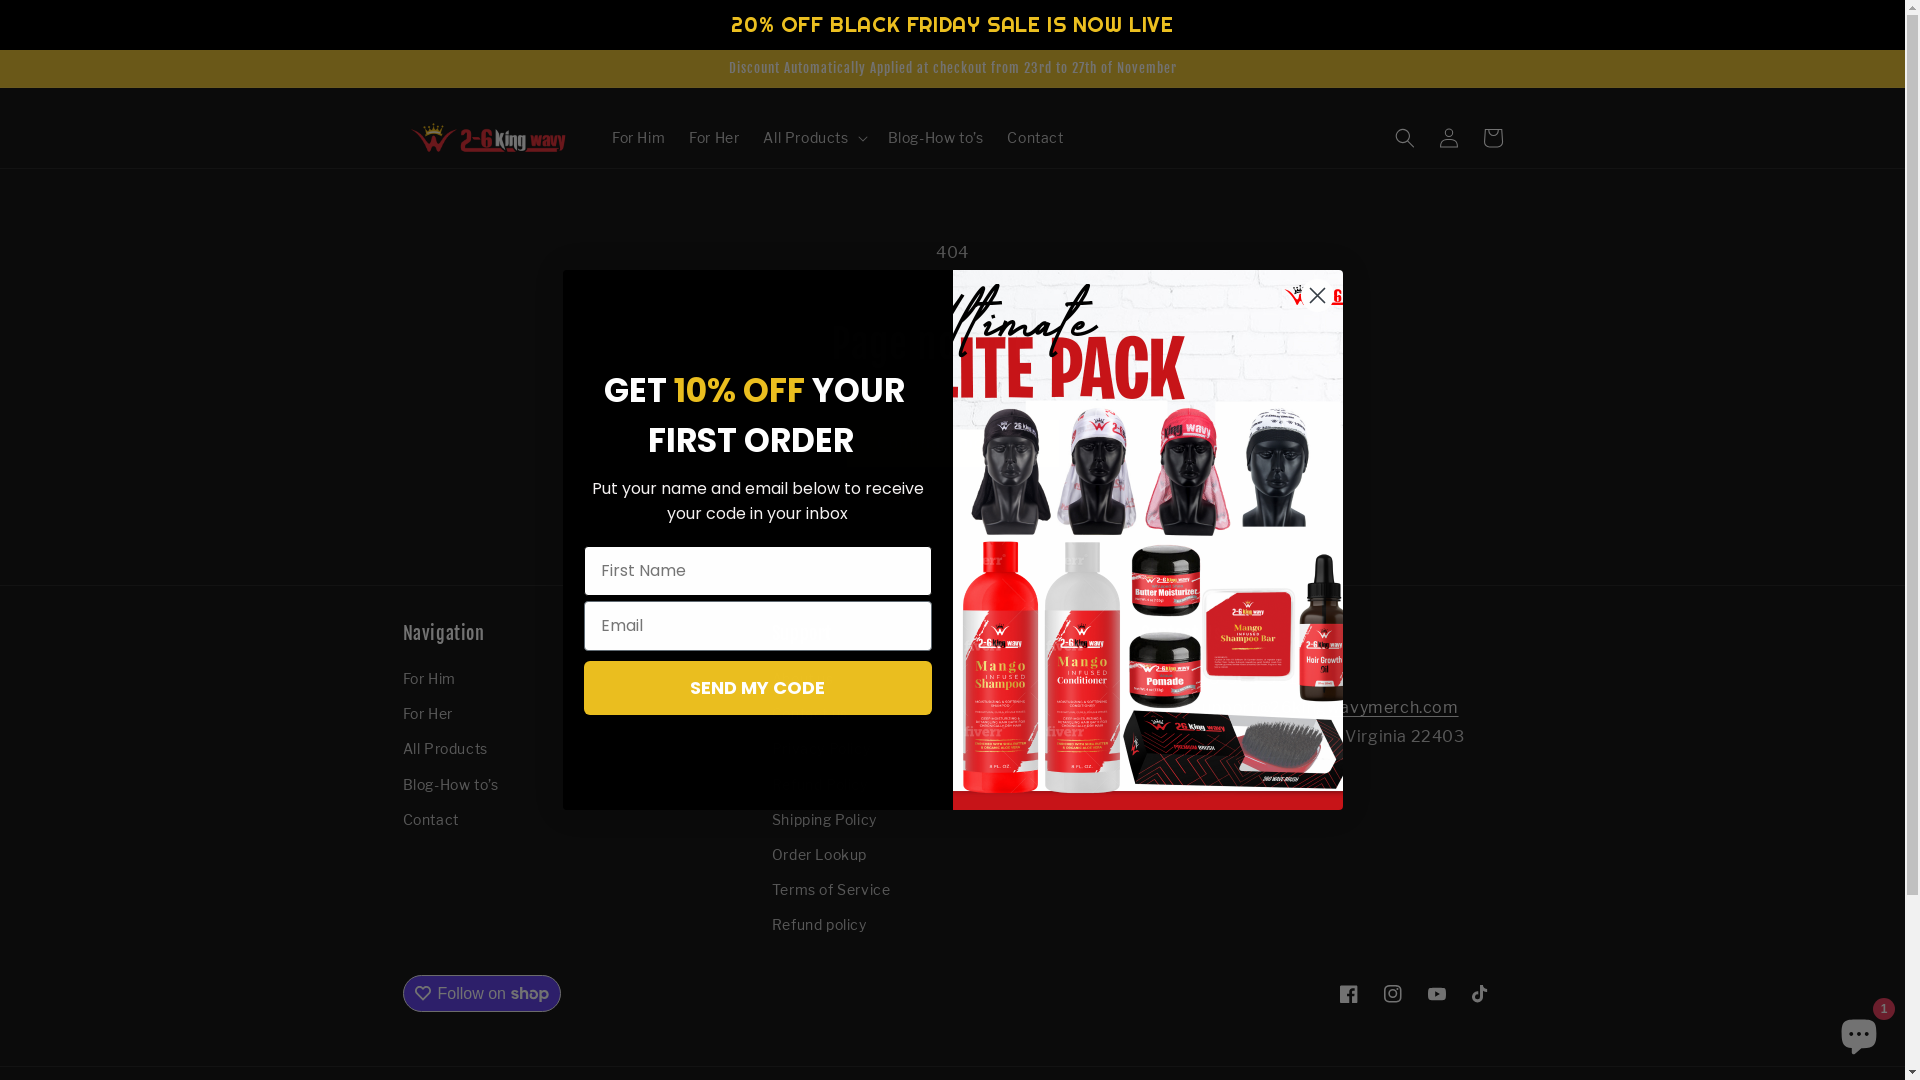 The image size is (1920, 1080). What do you see at coordinates (1492, 137) in the screenshot?
I see `'Cart'` at bounding box center [1492, 137].